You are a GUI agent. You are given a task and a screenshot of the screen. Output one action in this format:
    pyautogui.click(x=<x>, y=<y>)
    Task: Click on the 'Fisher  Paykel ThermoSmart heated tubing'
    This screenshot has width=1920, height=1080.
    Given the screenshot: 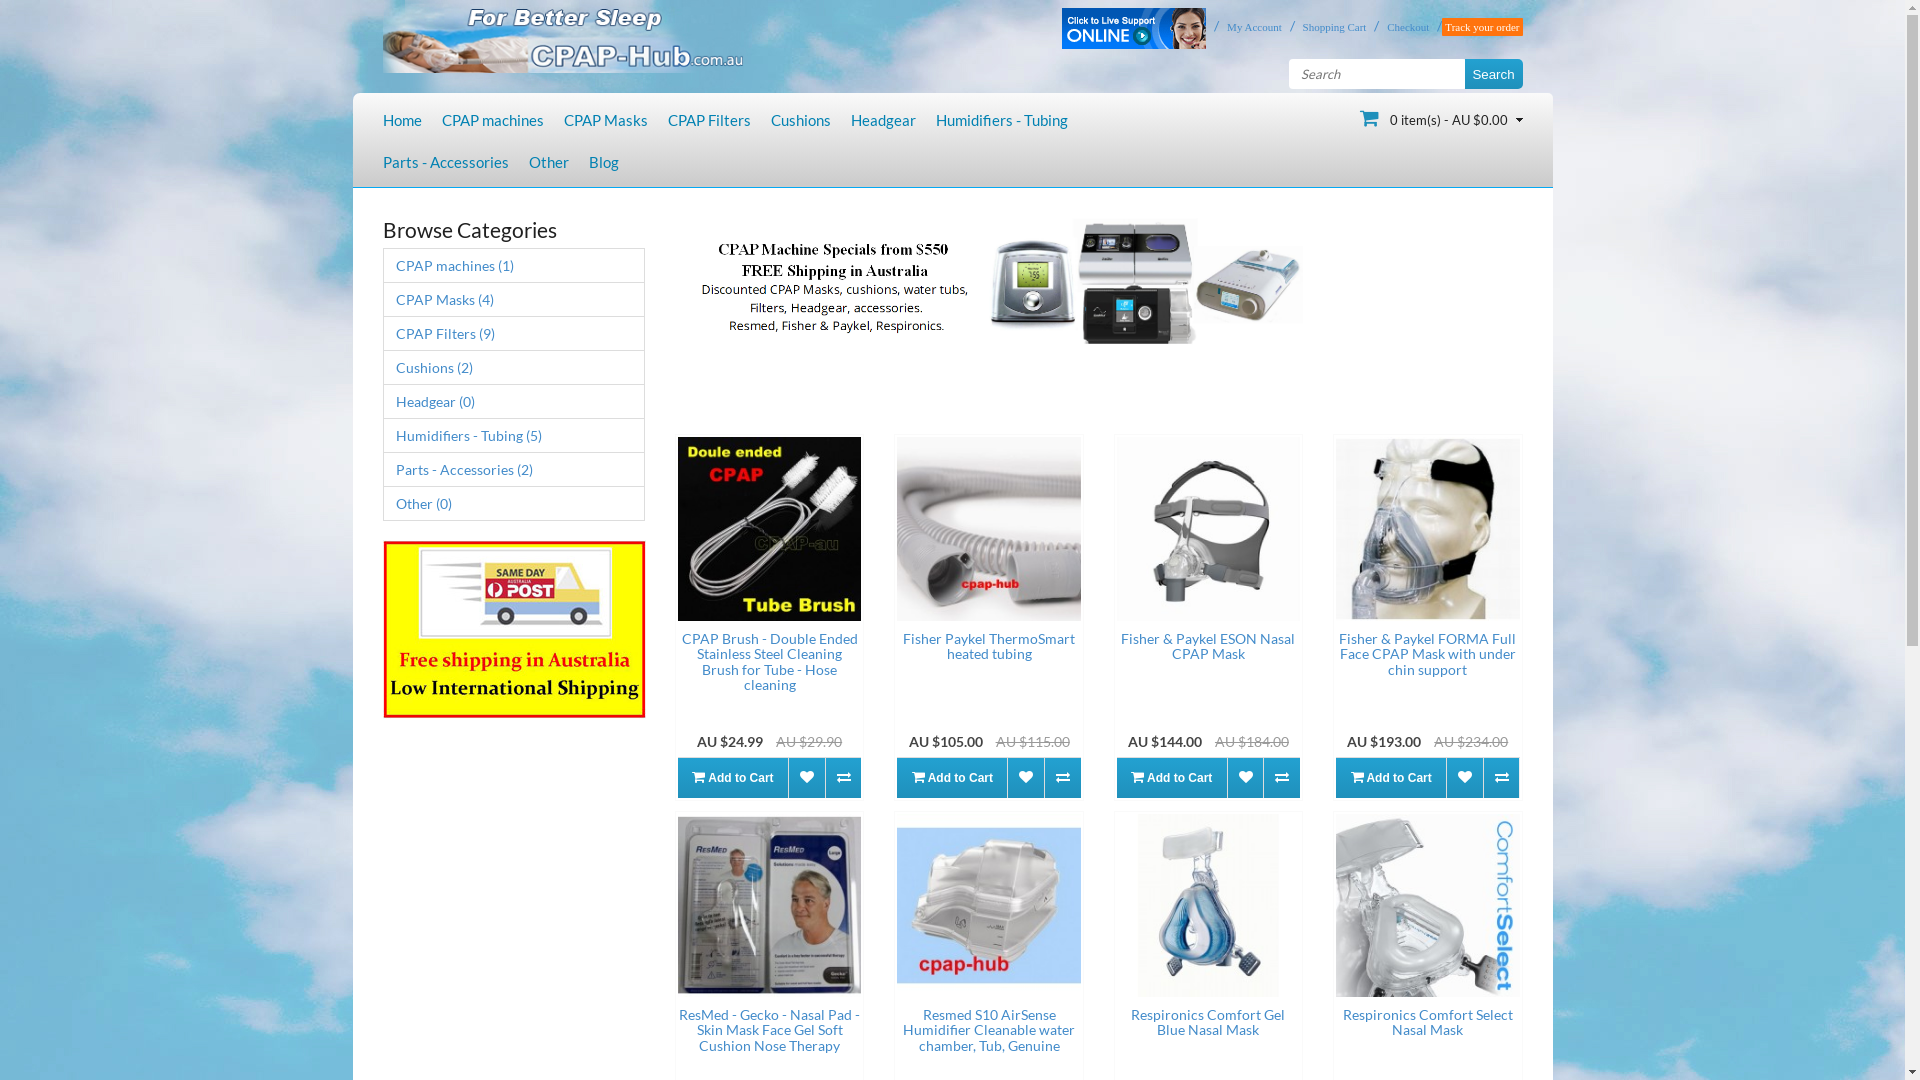 What is the action you would take?
    pyautogui.click(x=988, y=527)
    